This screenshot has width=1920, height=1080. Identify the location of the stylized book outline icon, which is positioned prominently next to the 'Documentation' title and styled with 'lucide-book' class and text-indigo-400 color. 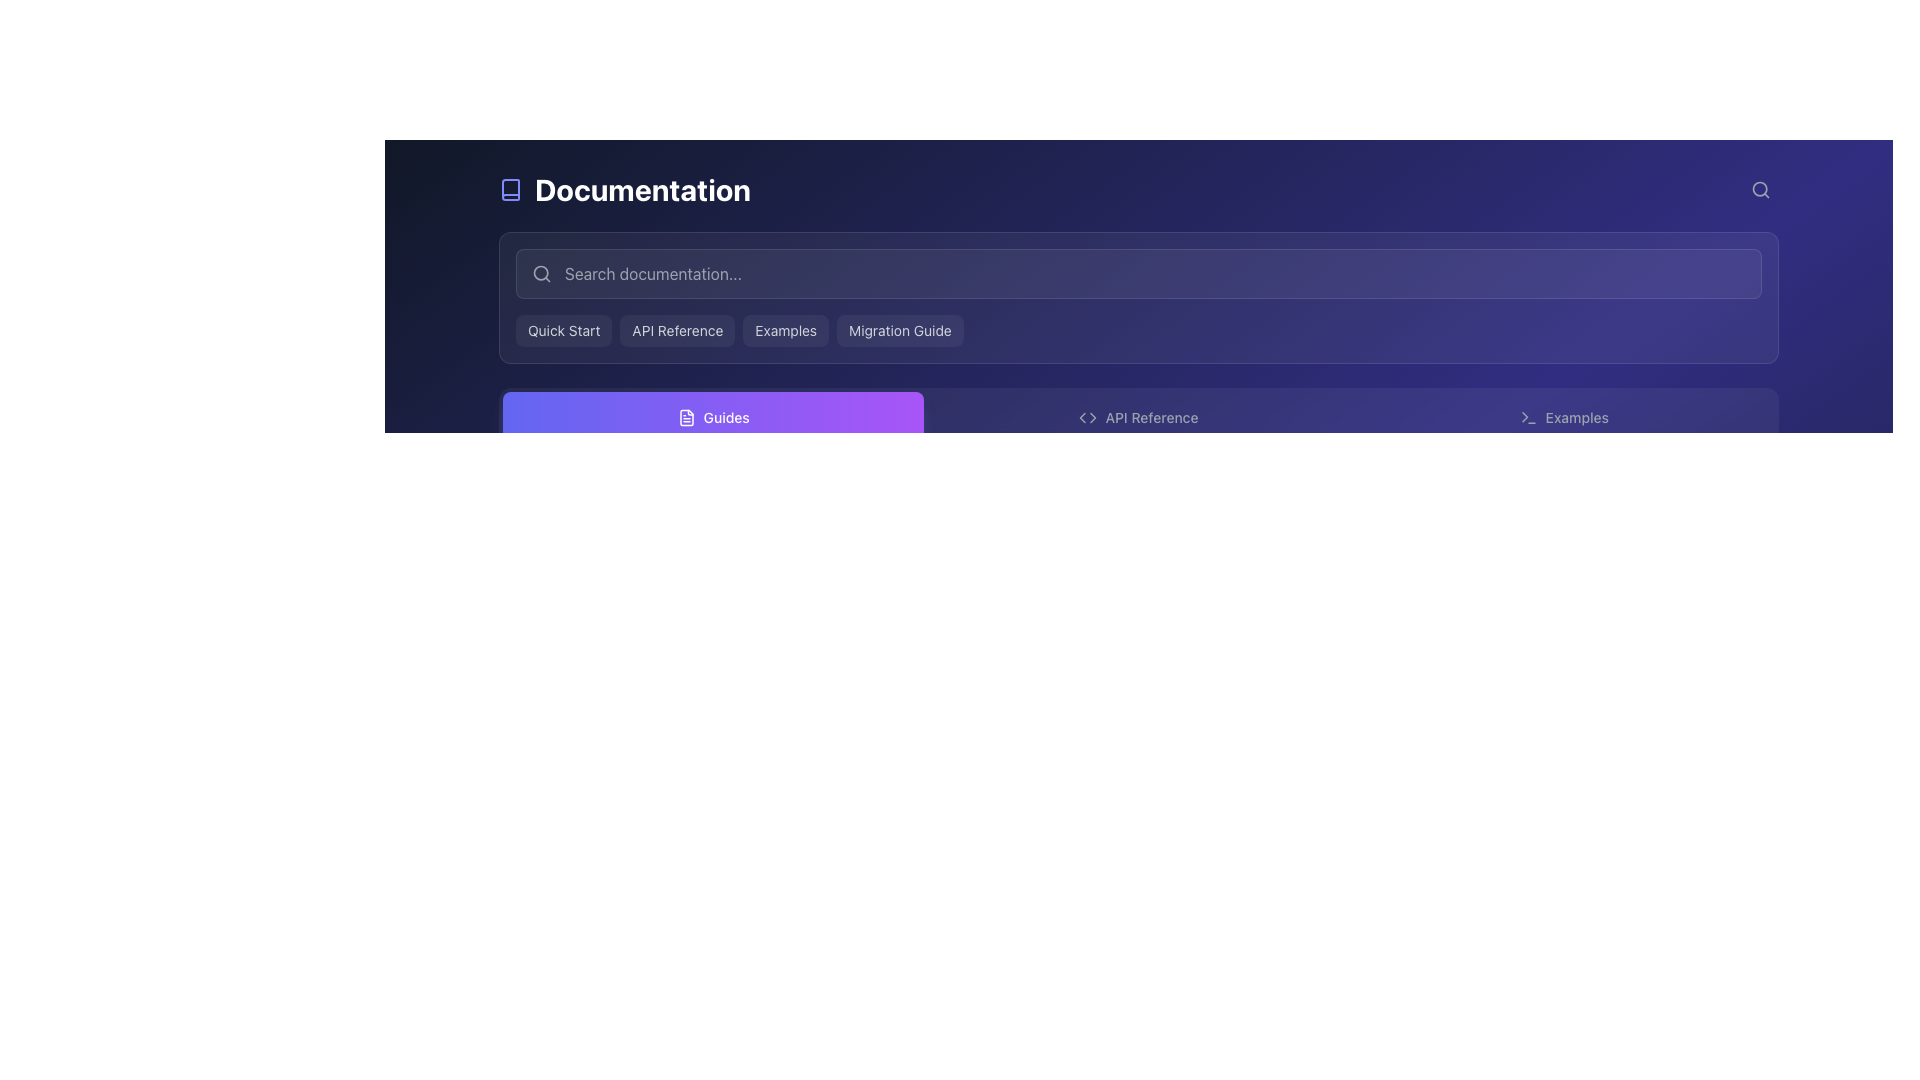
(510, 189).